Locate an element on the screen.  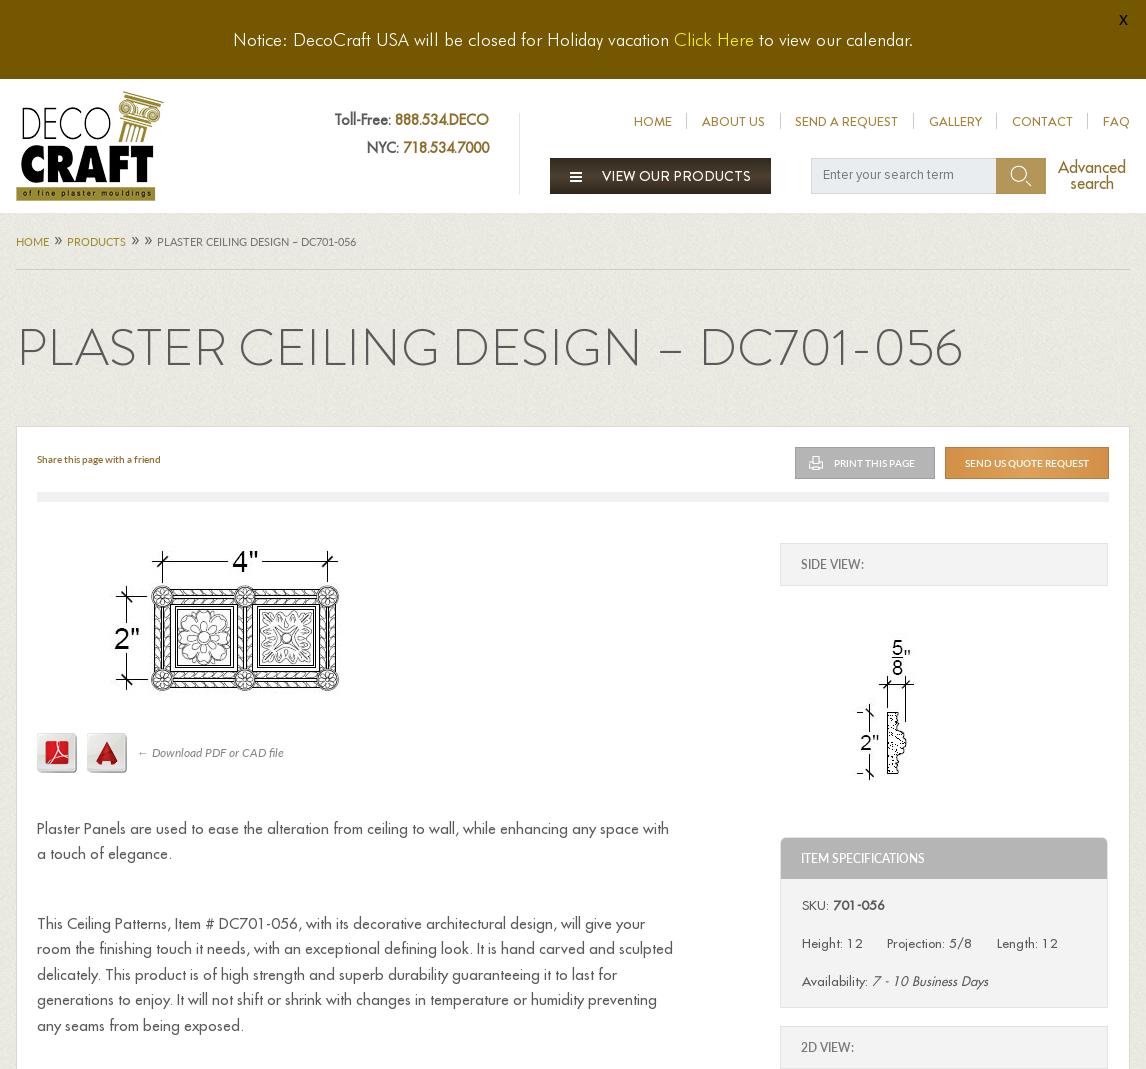
'x' is located at coordinates (1122, 18).